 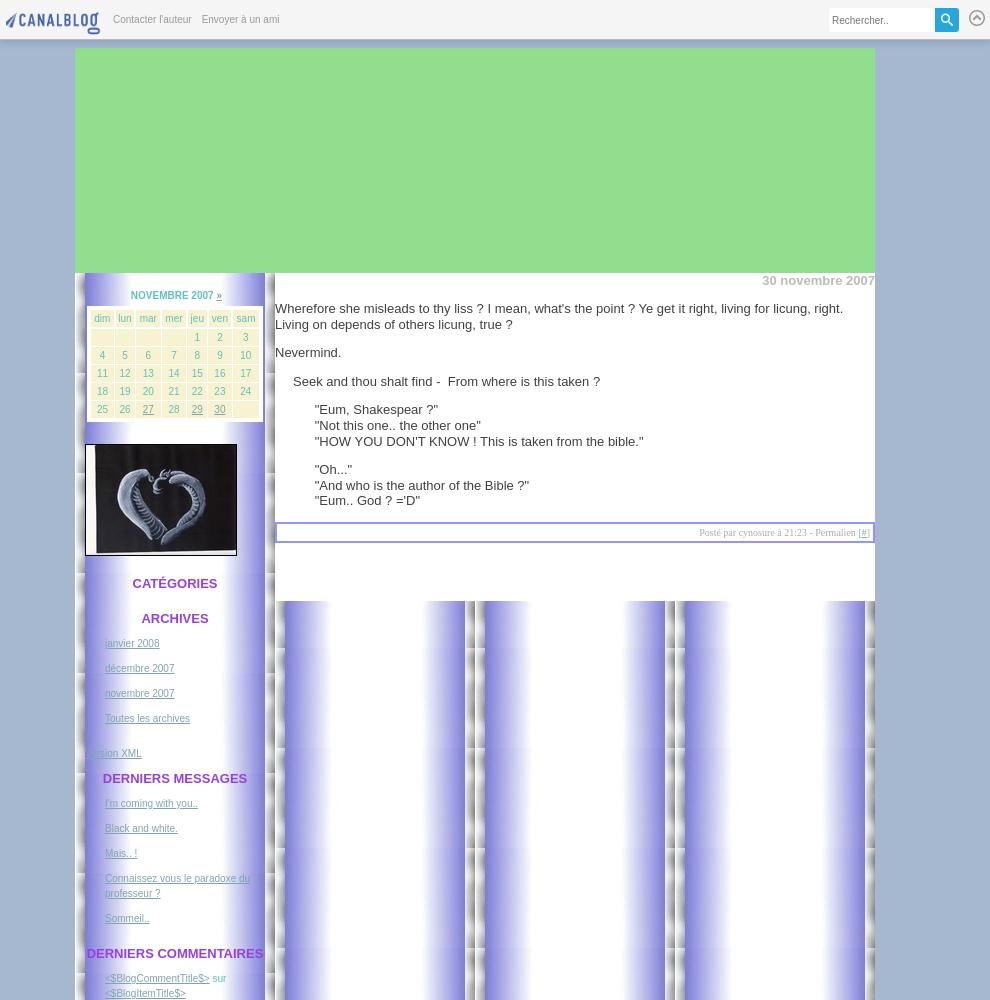 I want to click on 'Derniers commentaires', so click(x=174, y=952).